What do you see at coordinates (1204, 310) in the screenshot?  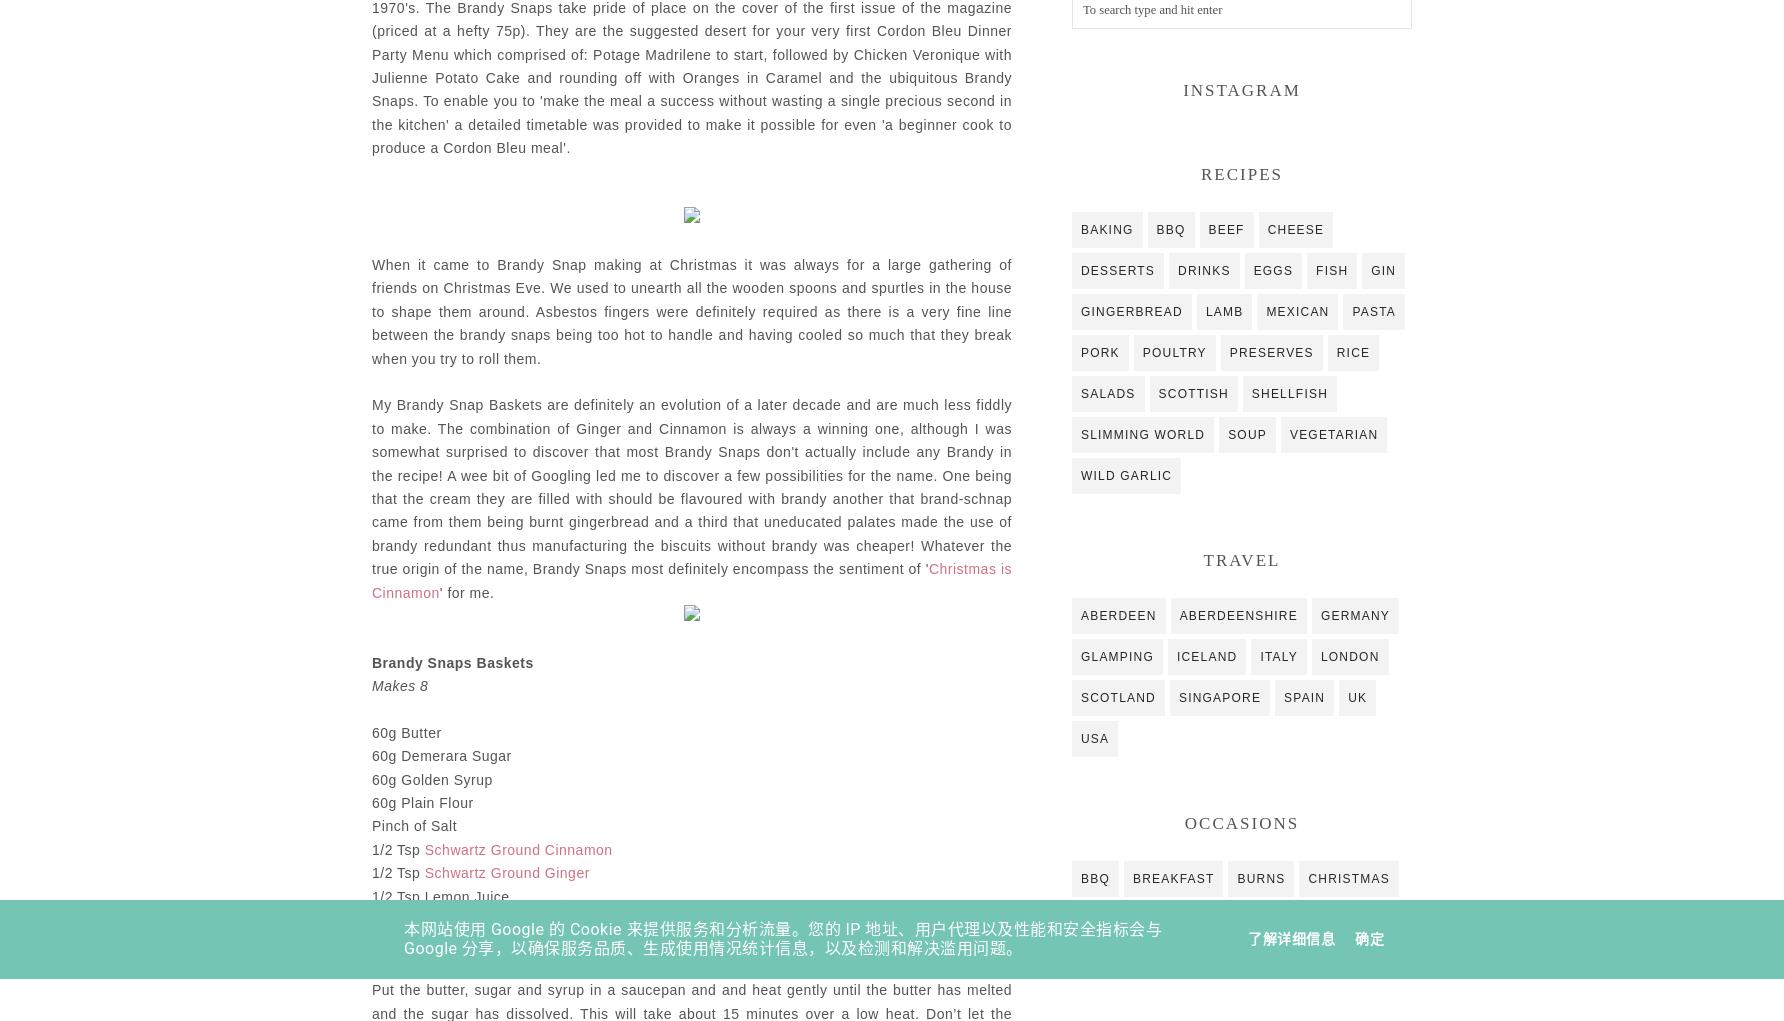 I see `'lamb'` at bounding box center [1204, 310].